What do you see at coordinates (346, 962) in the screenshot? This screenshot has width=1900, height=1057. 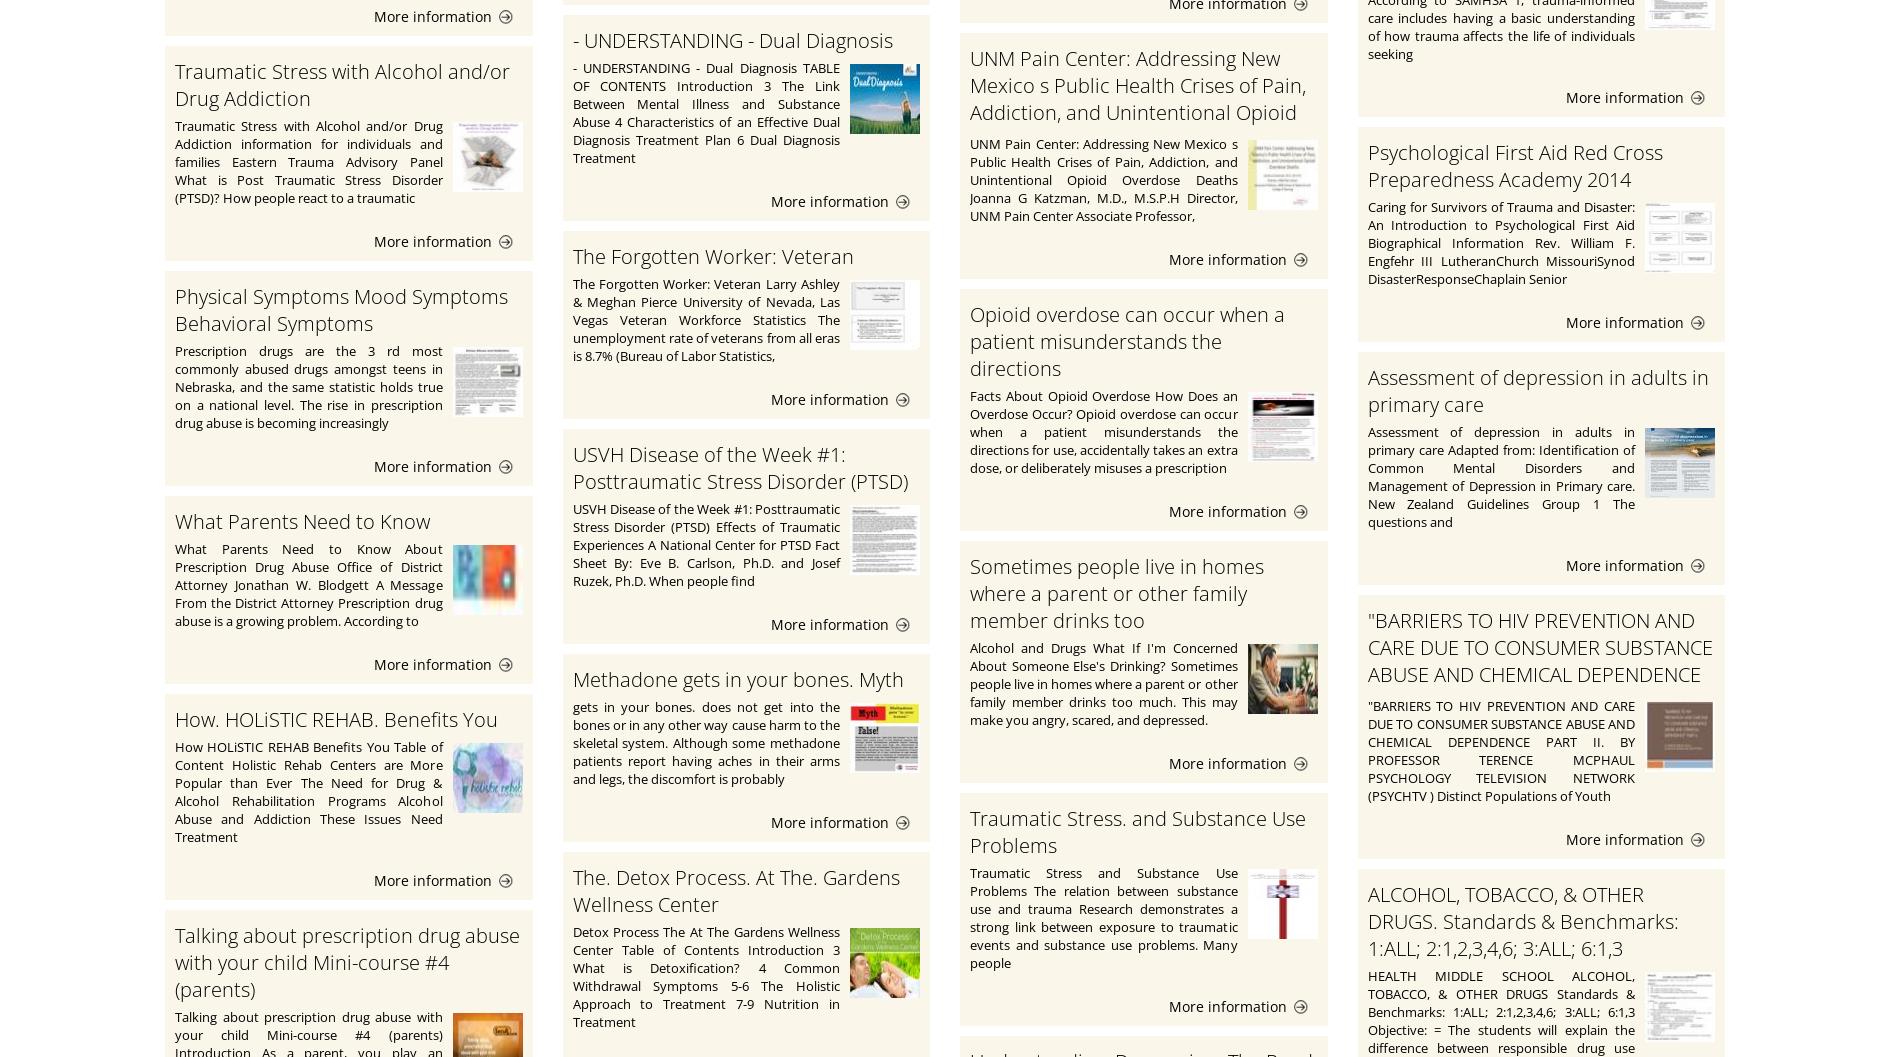 I see `'Talking about prescription drug abuse with your child Mini-course #4 (parents)'` at bounding box center [346, 962].